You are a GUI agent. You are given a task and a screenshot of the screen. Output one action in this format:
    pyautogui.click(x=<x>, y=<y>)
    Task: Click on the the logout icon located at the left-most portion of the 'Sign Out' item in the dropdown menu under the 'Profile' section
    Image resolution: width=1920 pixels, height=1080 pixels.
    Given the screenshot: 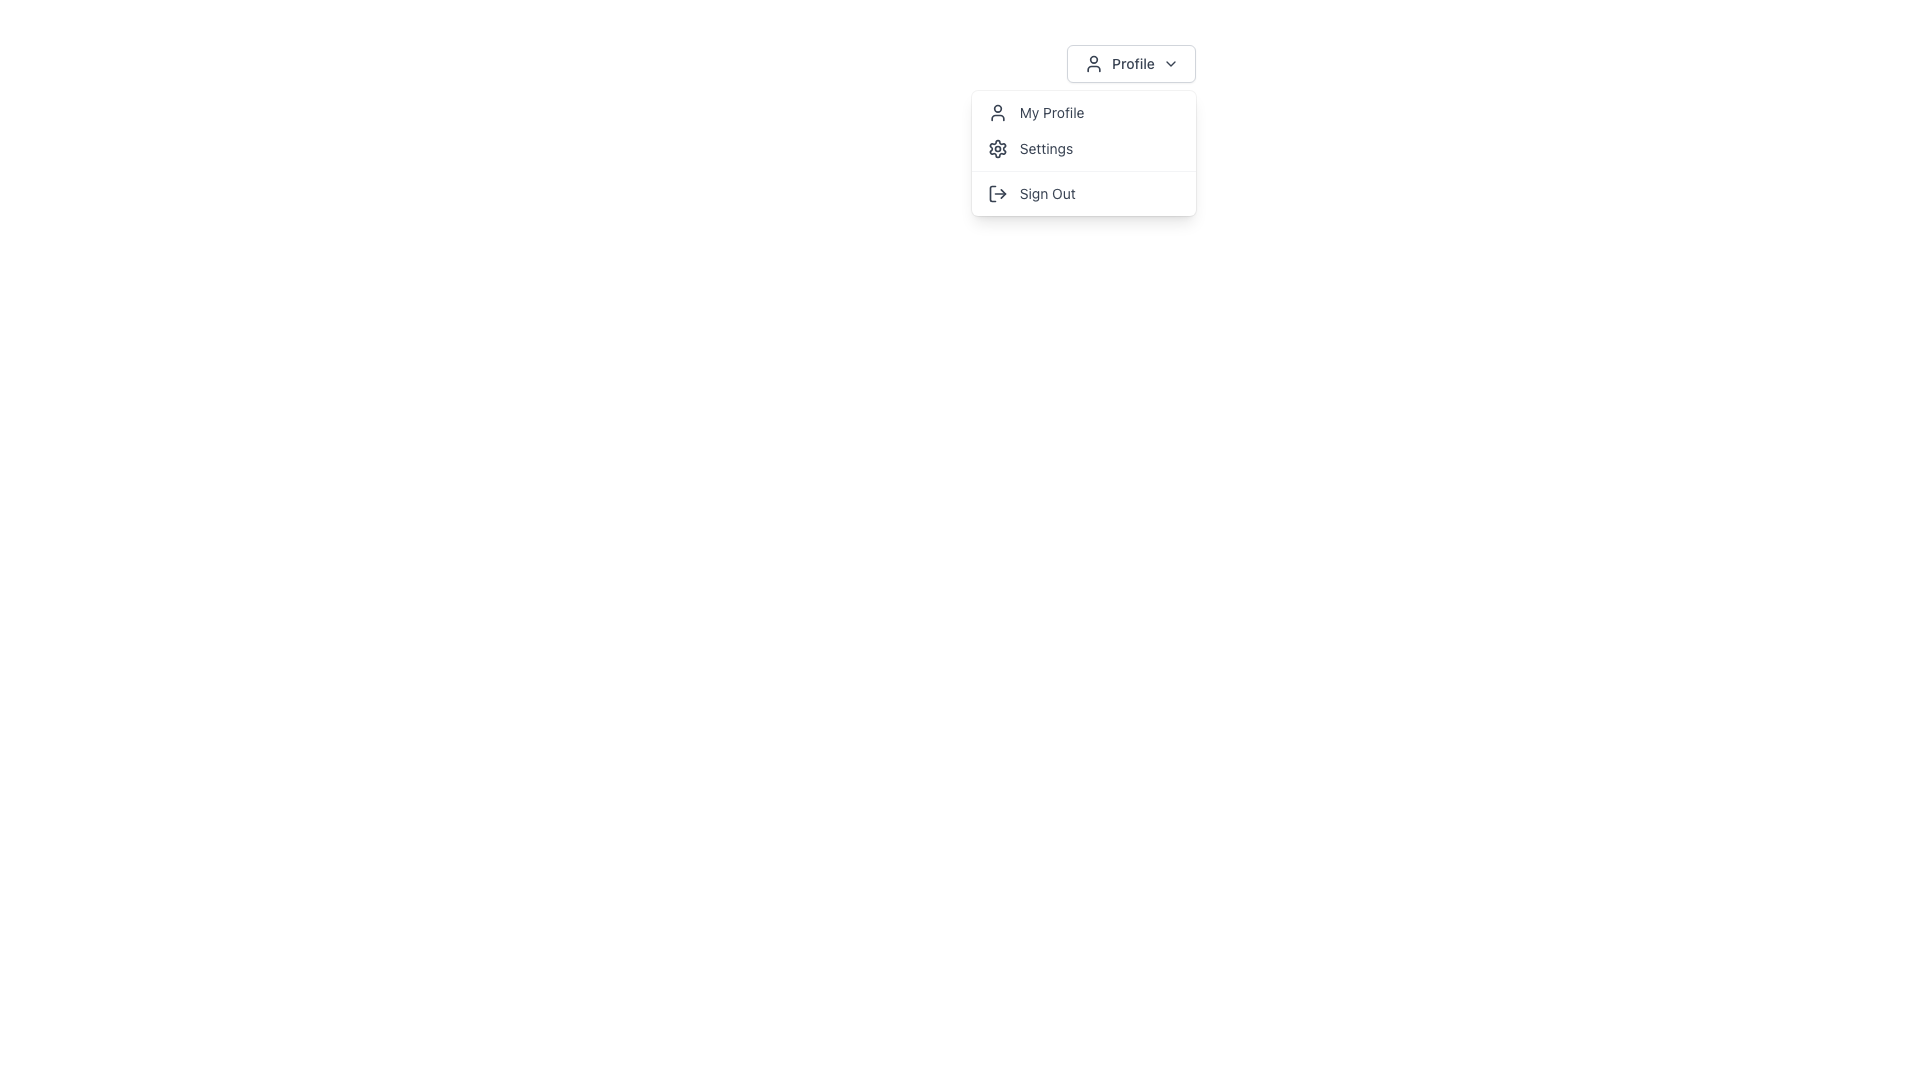 What is the action you would take?
    pyautogui.click(x=997, y=193)
    